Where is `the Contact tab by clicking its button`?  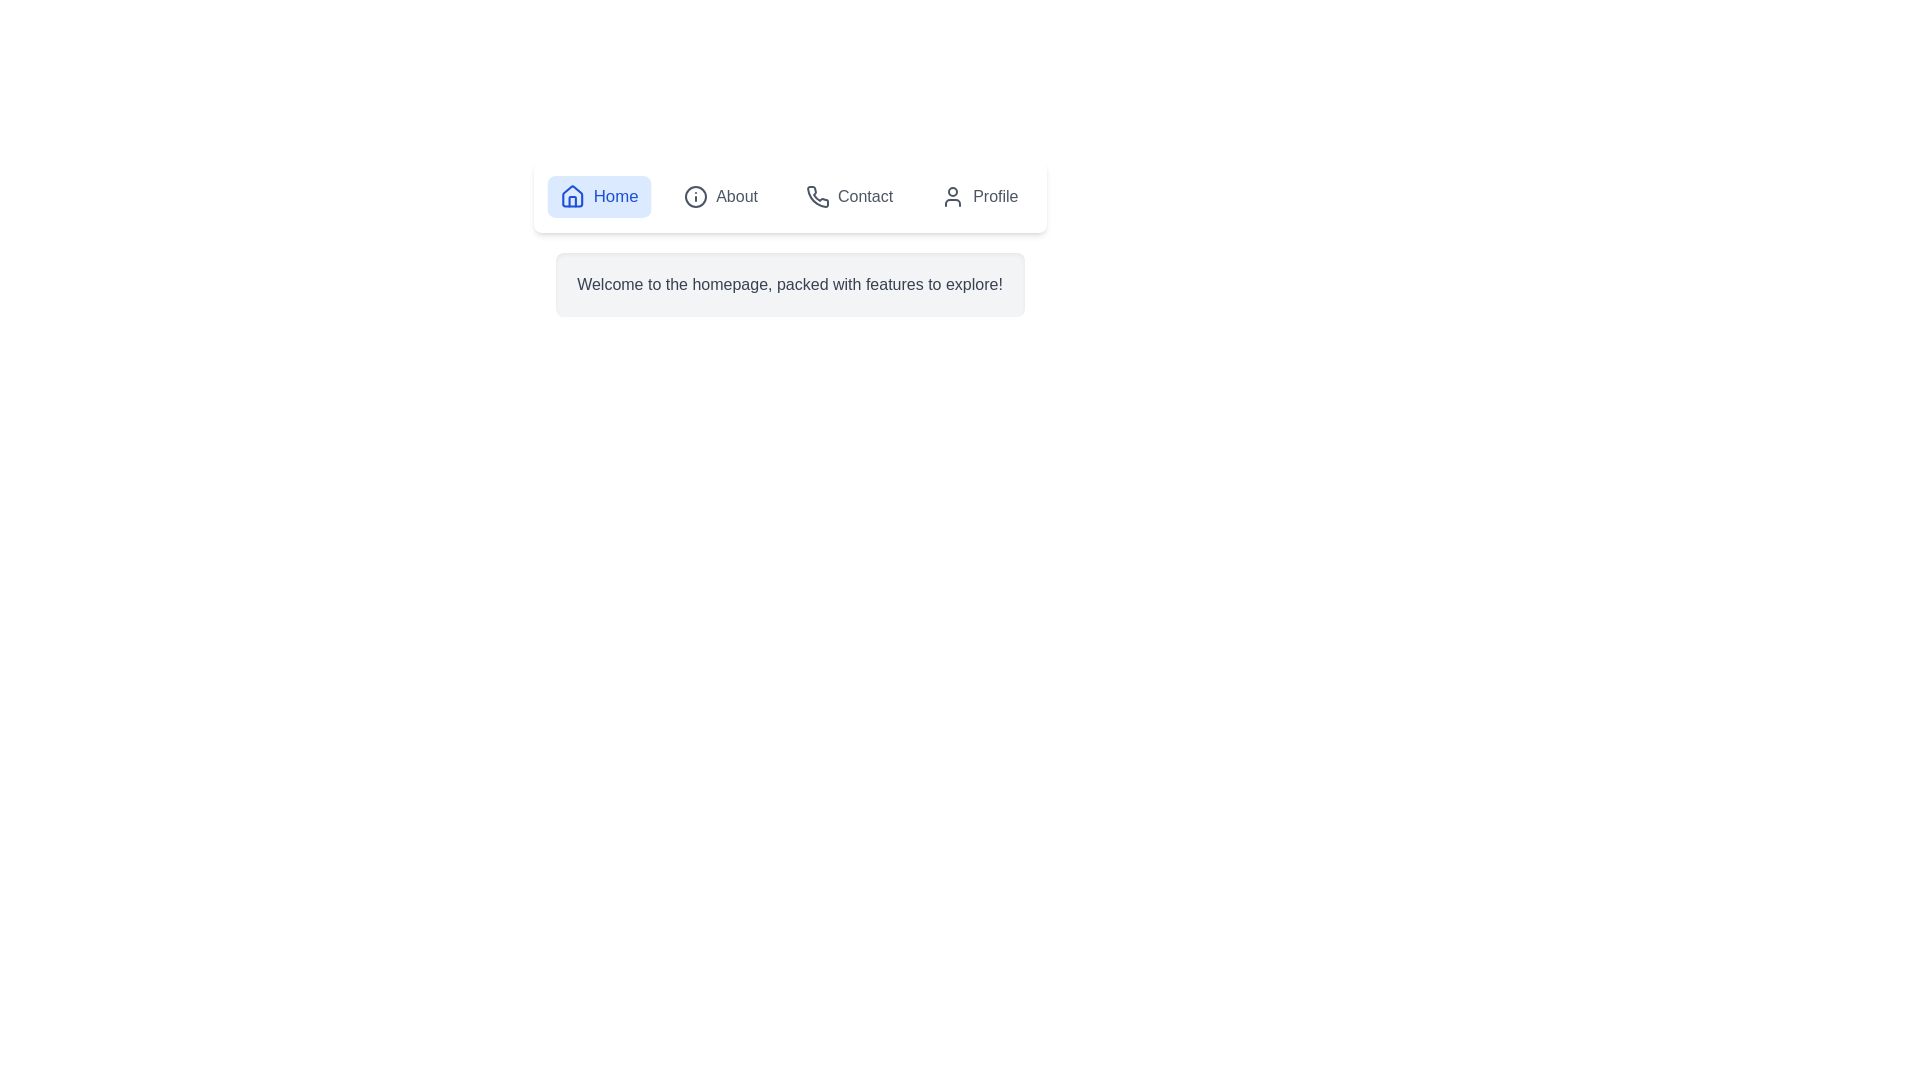 the Contact tab by clicking its button is located at coordinates (849, 196).